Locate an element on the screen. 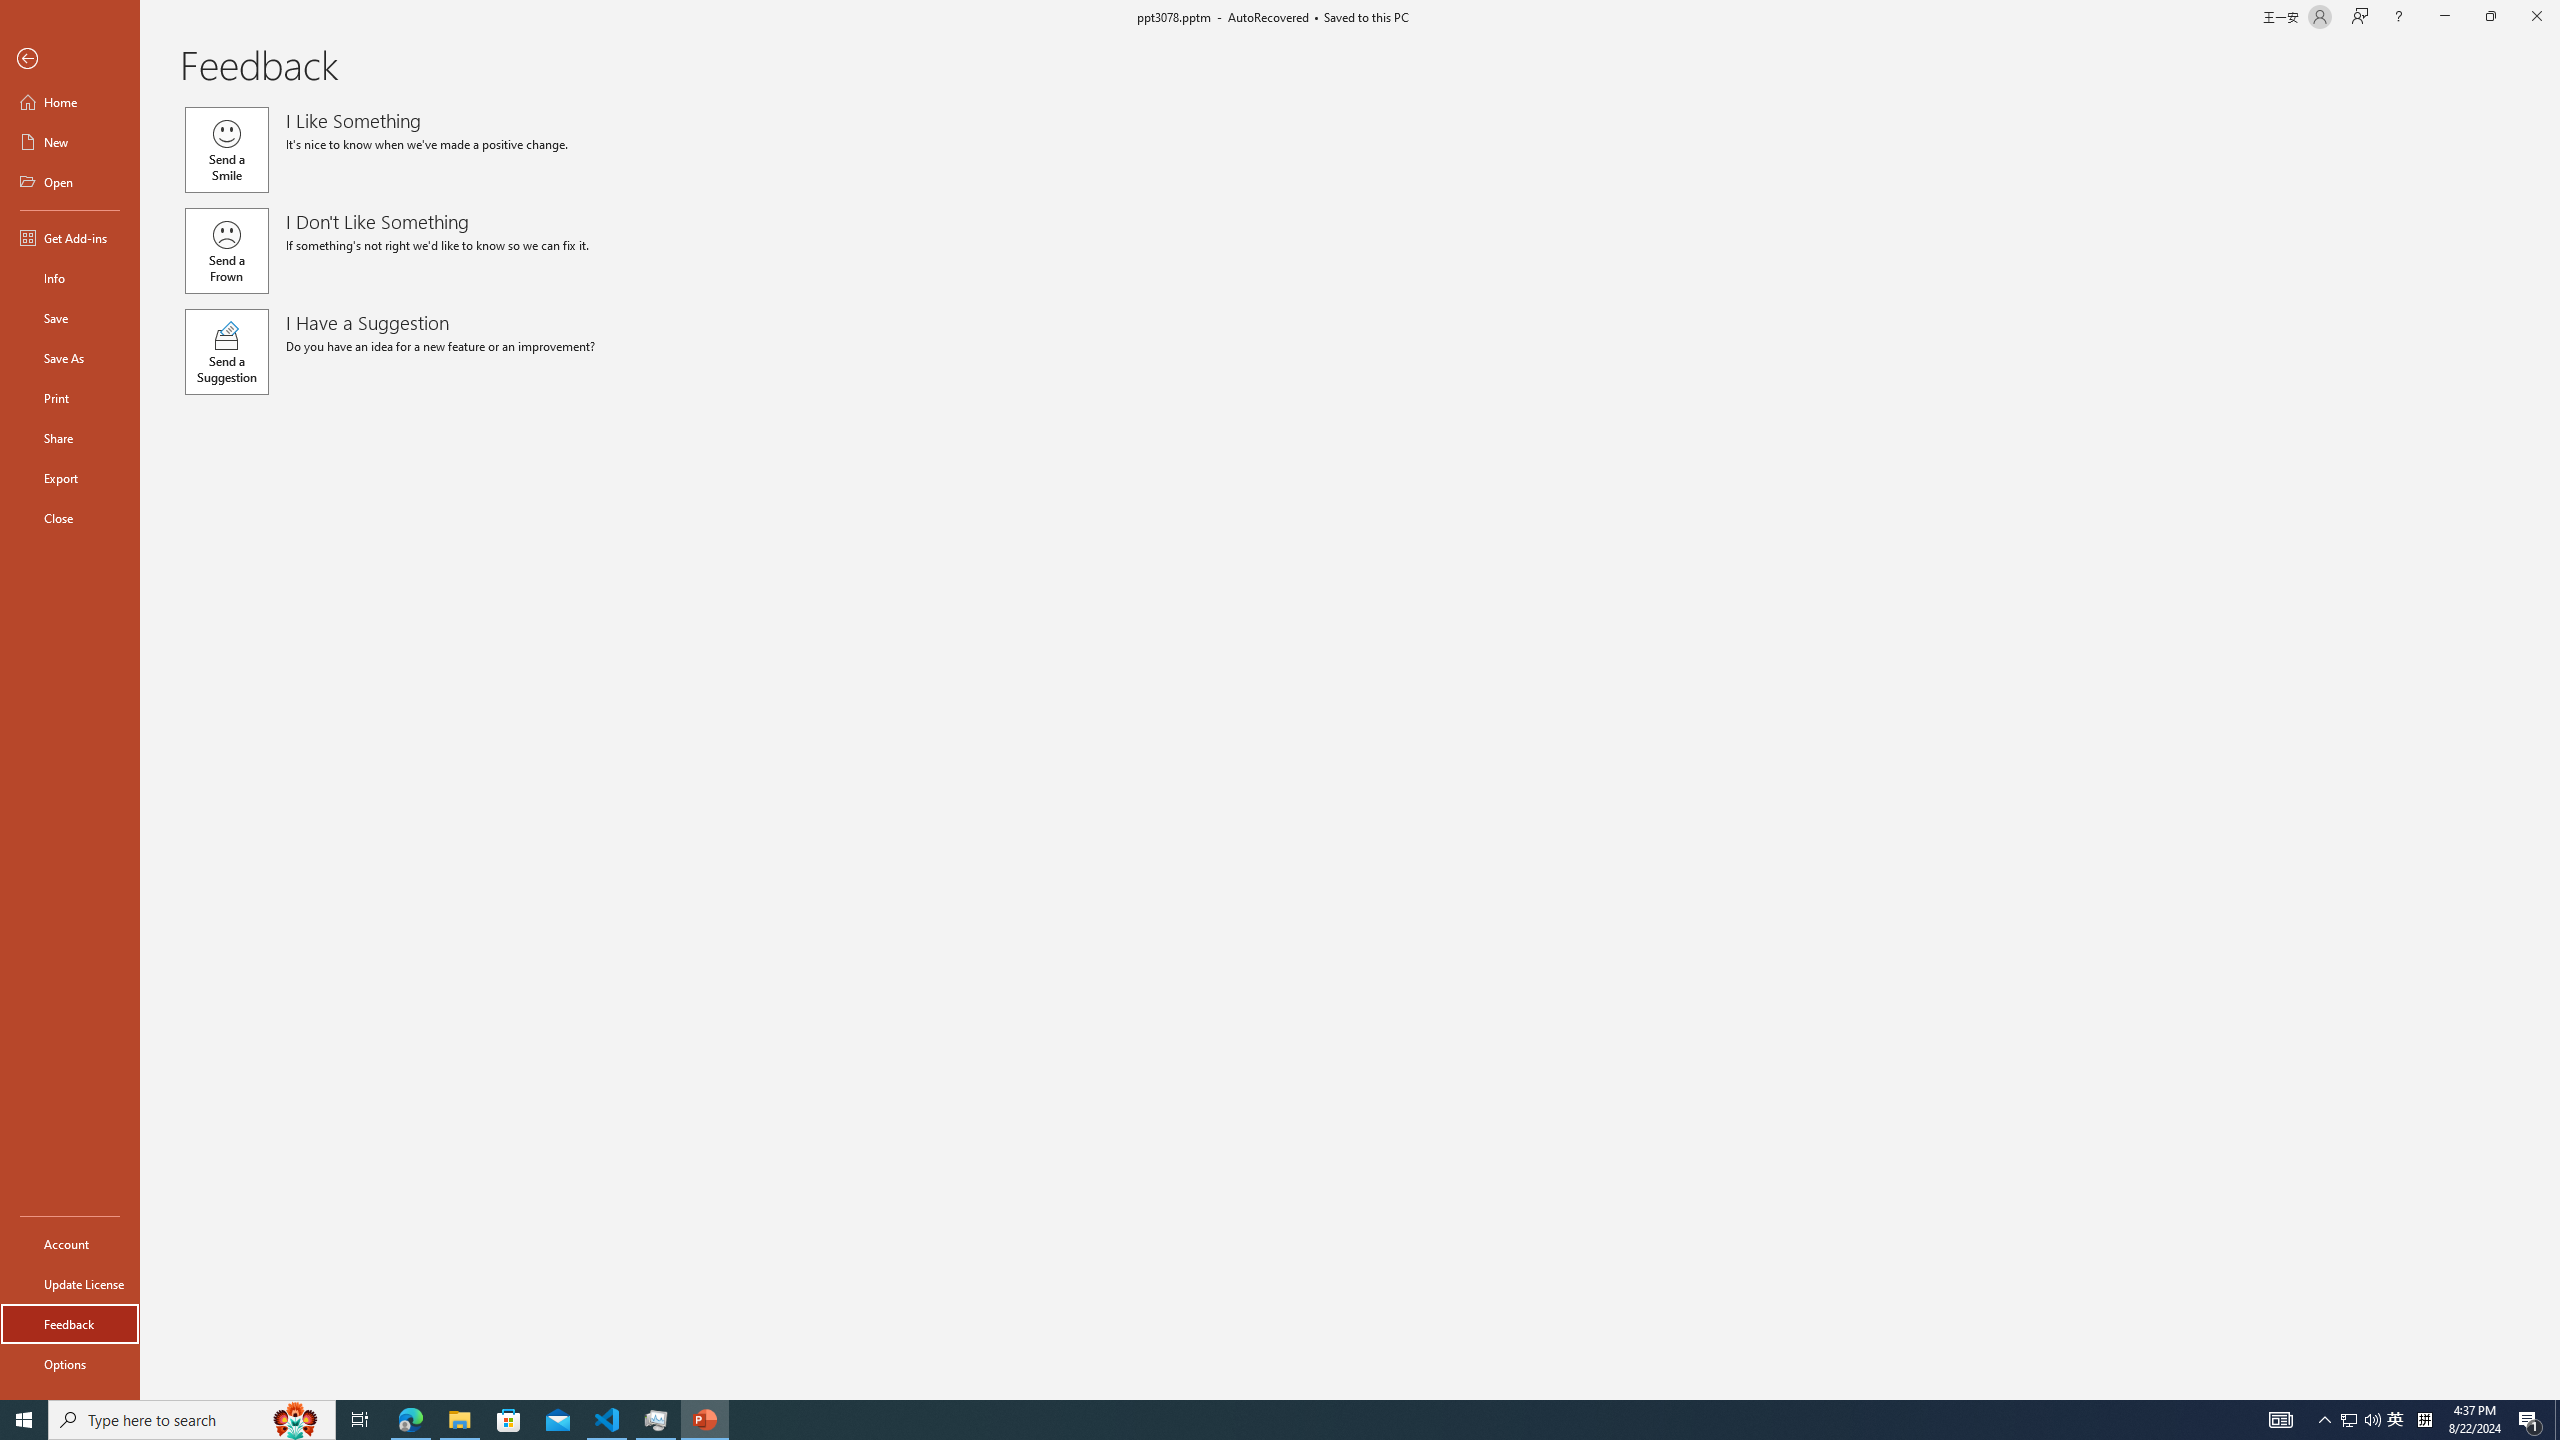  'Print' is located at coordinates (69, 397).